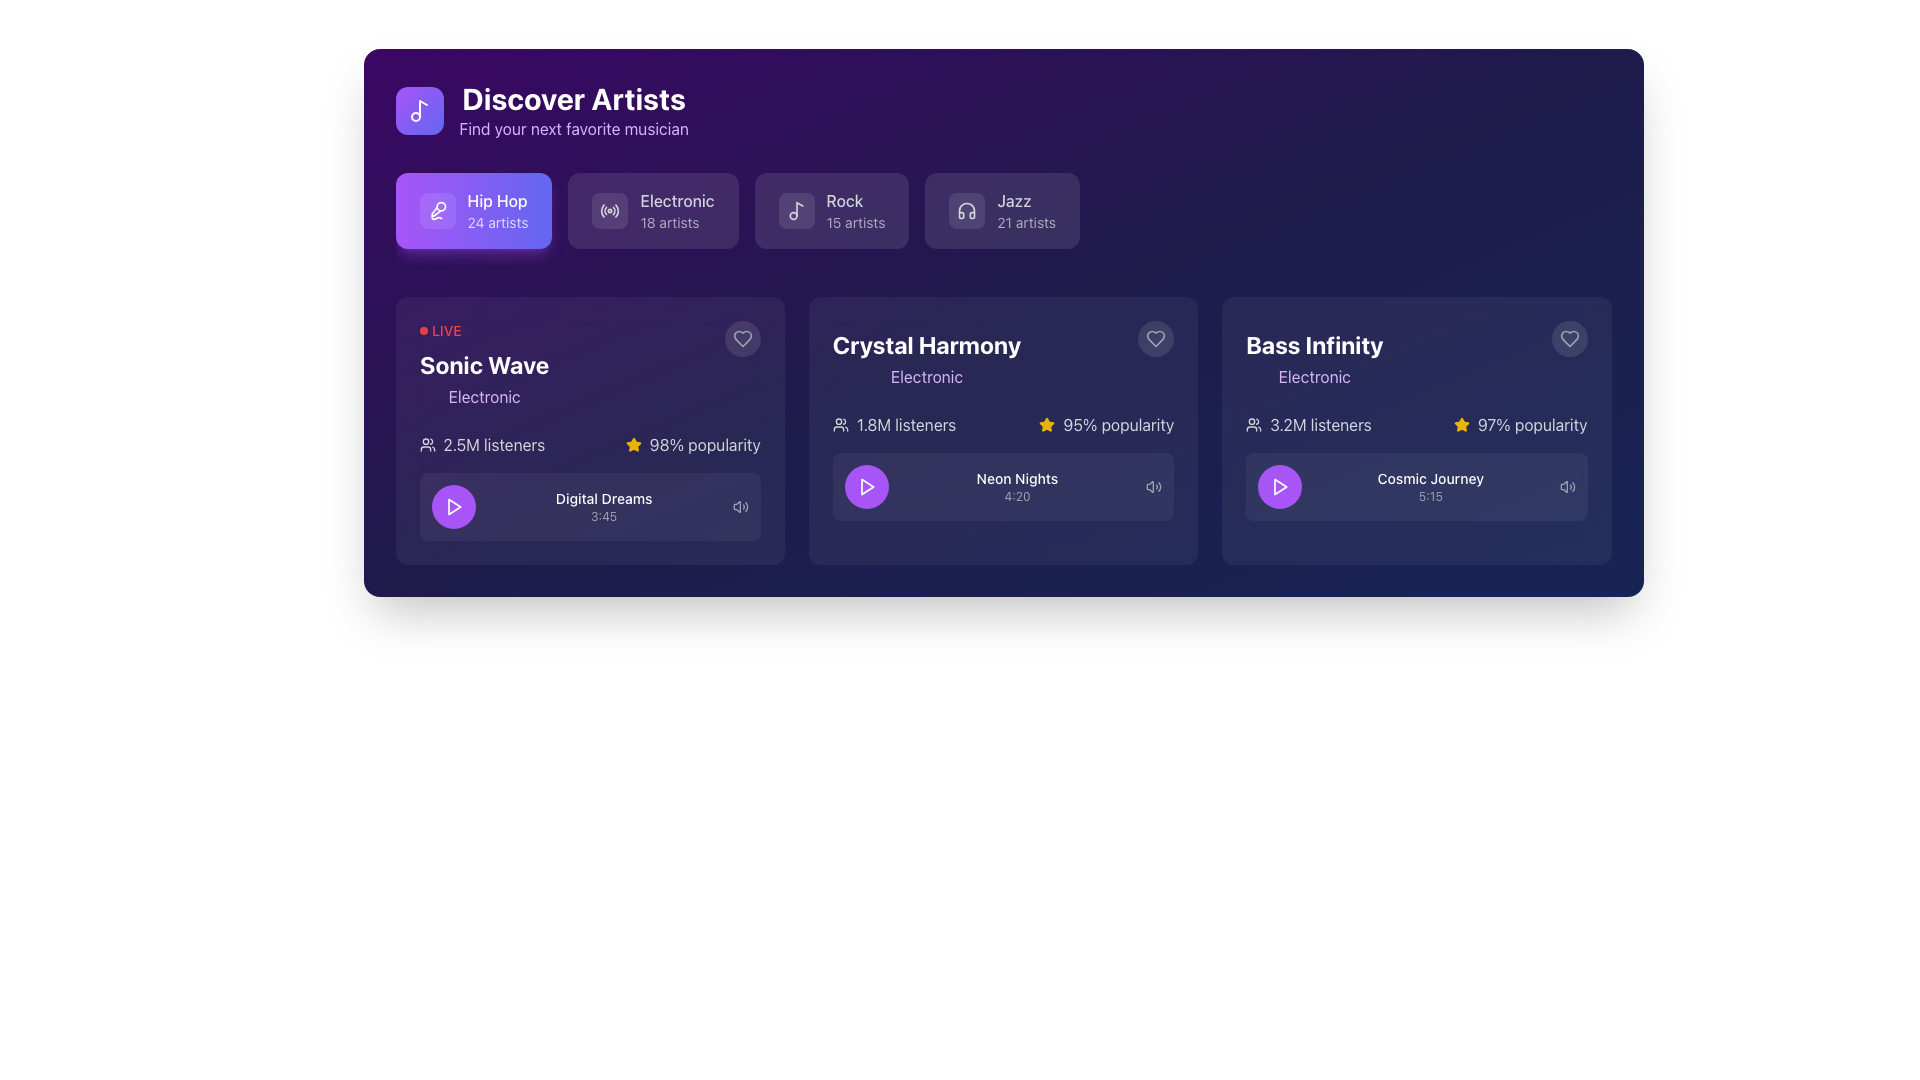  Describe the element at coordinates (609, 211) in the screenshot. I see `the keyboard navigation on the 'Electronic' music category icon located in the second tab under 'Discover Artists', positioned between the 'Hip Hop' and 'Rock' tabs` at that location.